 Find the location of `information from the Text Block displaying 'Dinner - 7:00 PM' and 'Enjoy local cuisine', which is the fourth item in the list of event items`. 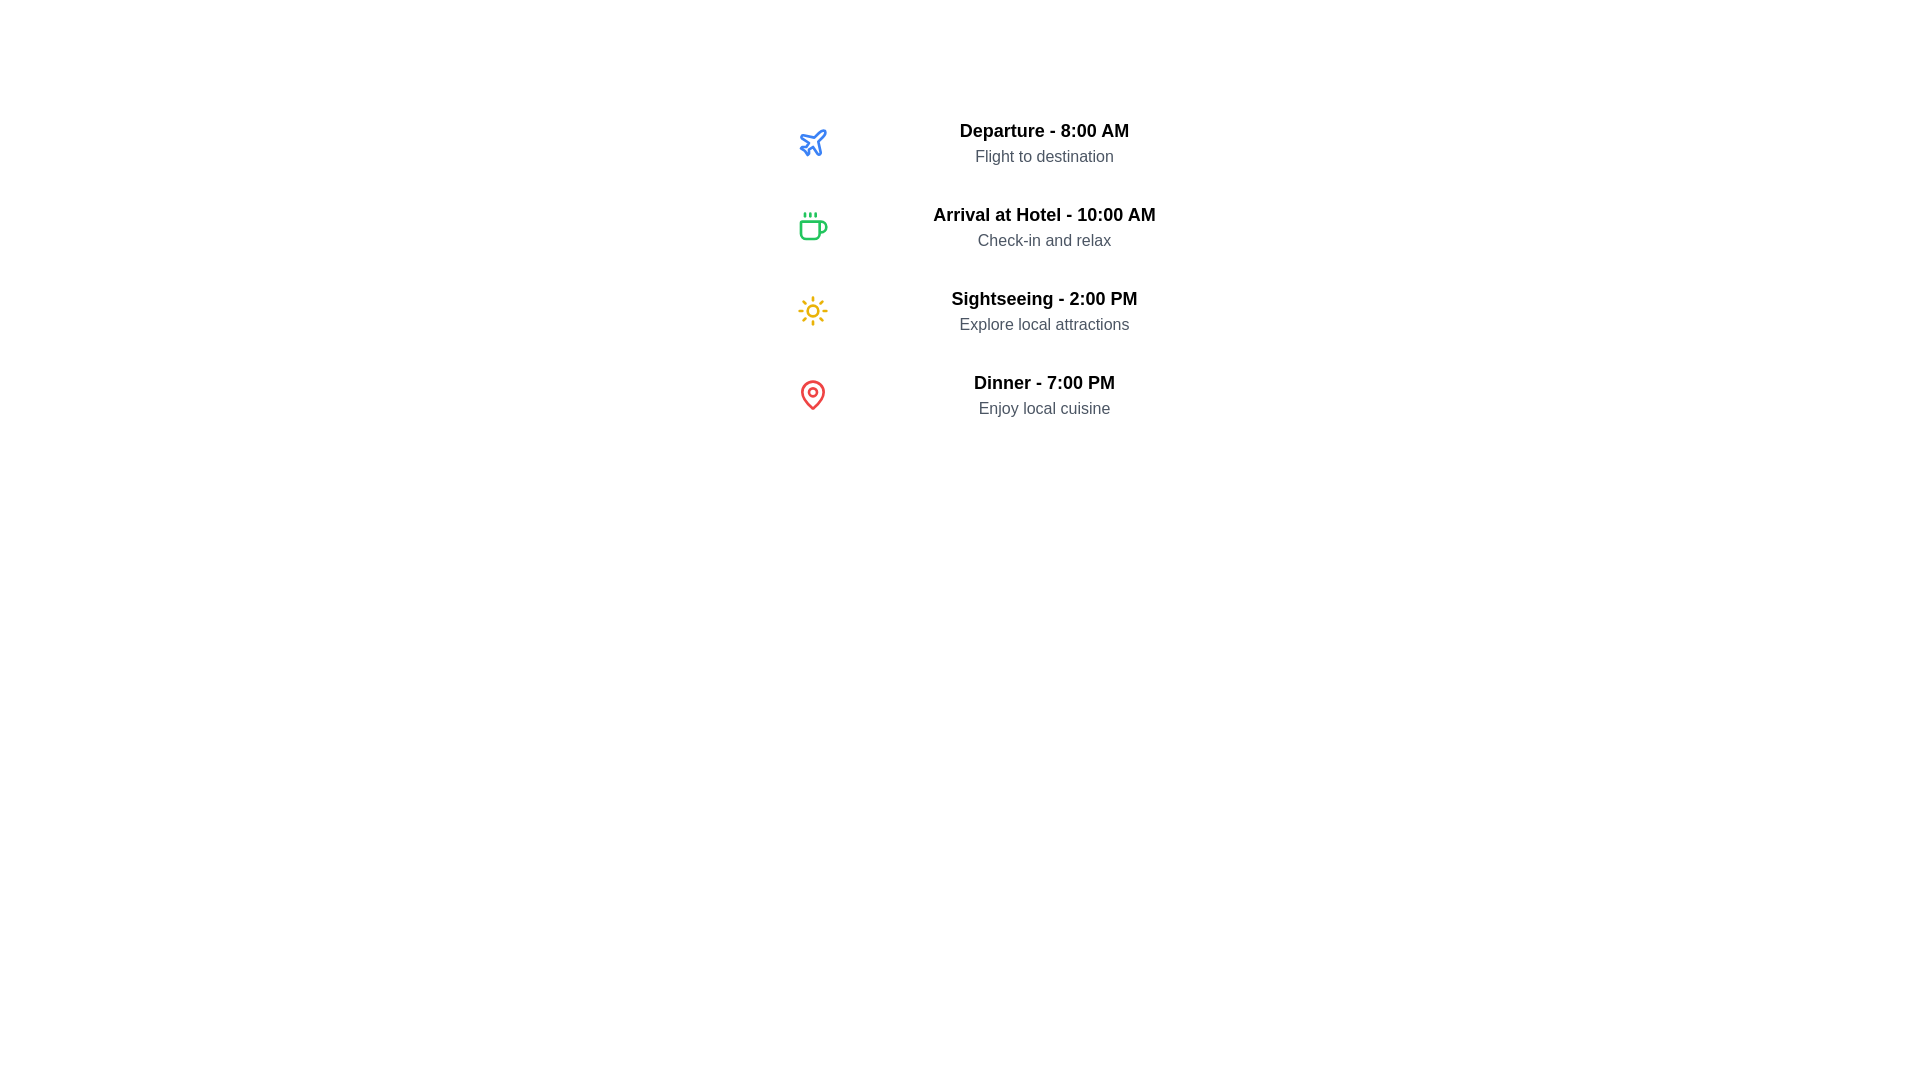

information from the Text Block displaying 'Dinner - 7:00 PM' and 'Enjoy local cuisine', which is the fourth item in the list of event items is located at coordinates (1043, 394).